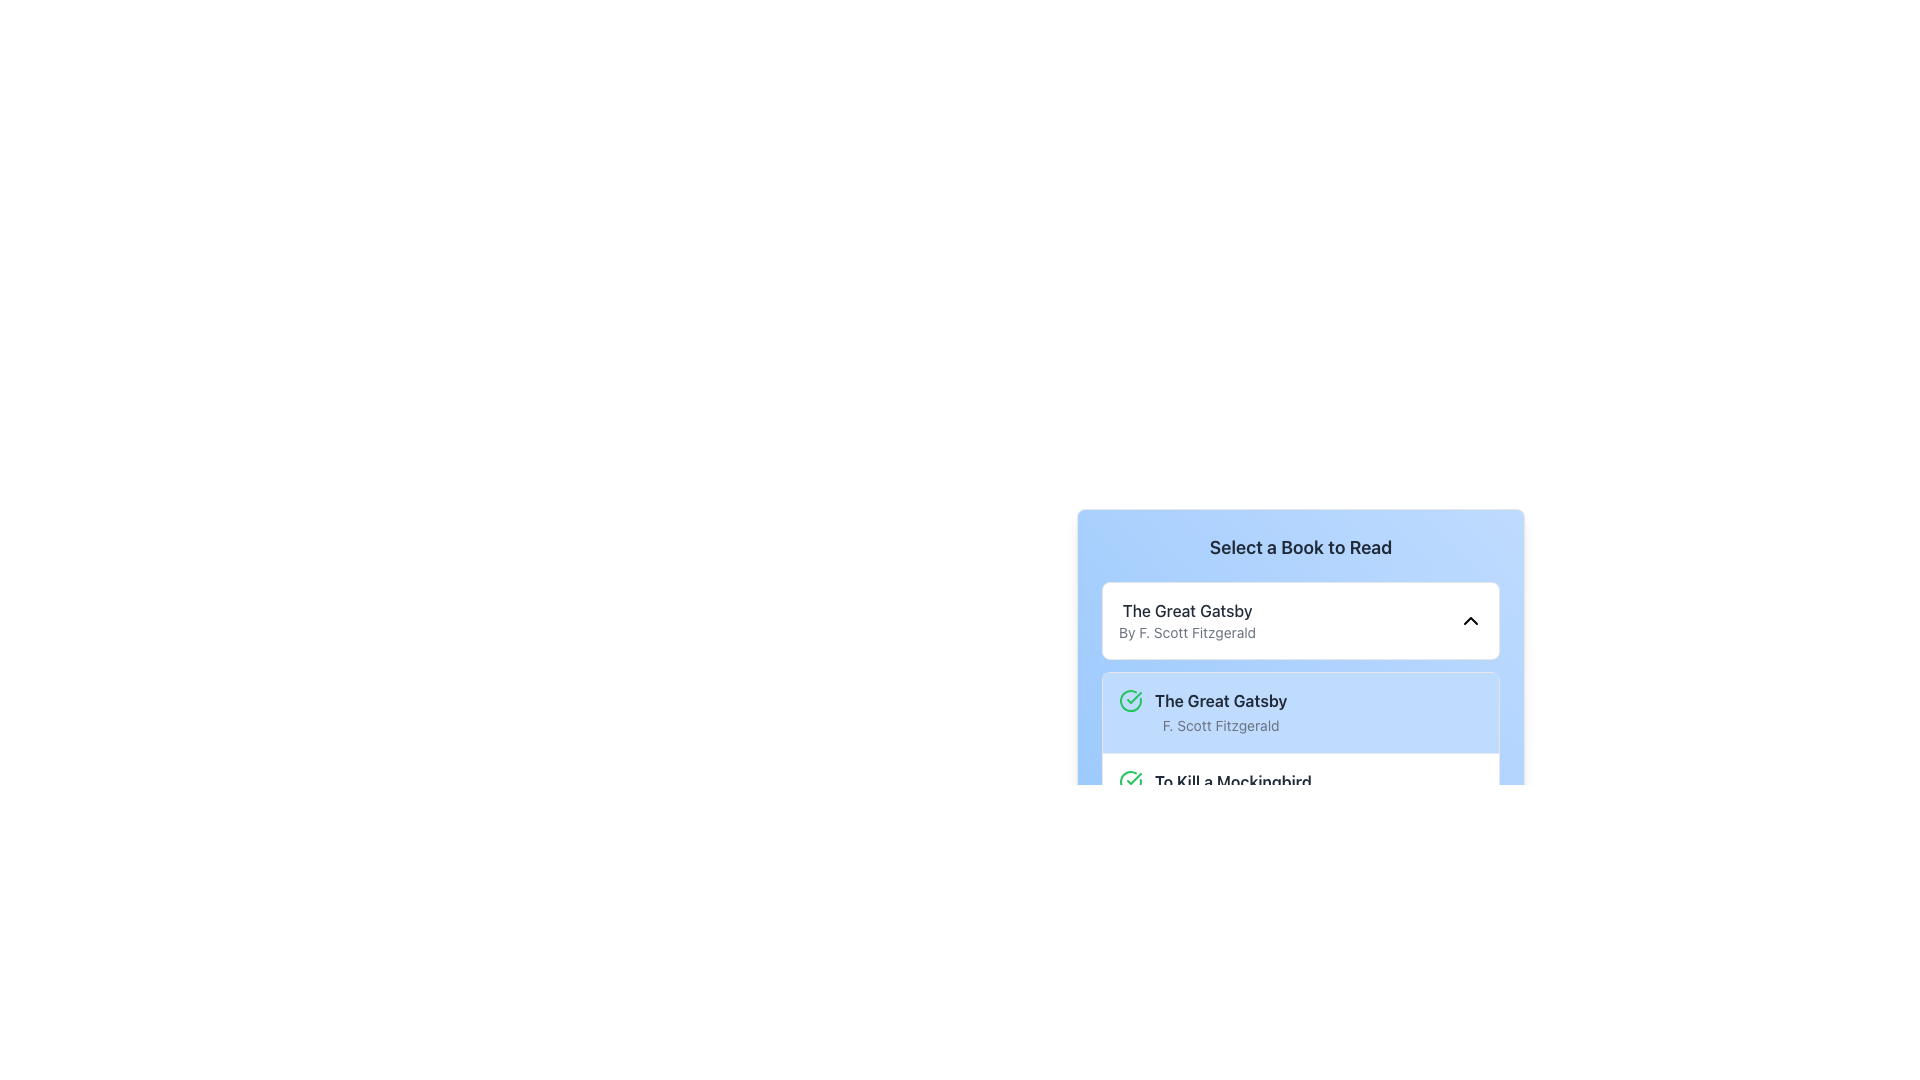 This screenshot has width=1920, height=1080. Describe the element at coordinates (1220, 700) in the screenshot. I see `the static text displaying the book's title, which is located above the text 'F. Scott Fitzgerald' in the blue list item box` at that location.